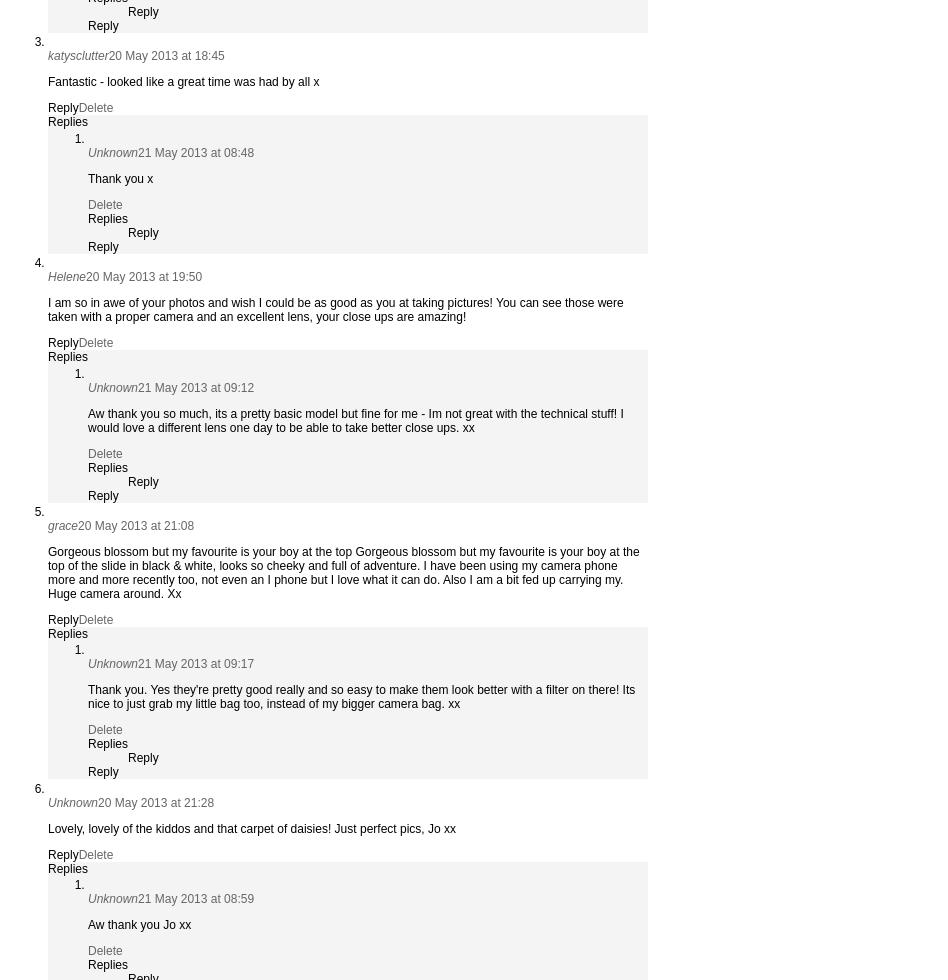 This screenshot has height=980, width=948. What do you see at coordinates (343, 572) in the screenshot?
I see `'Gorgeous blossom but my favourite is your boy at the top Gorgeous blossom but my favourite is your boy at the top of the slide in black & white, looks so cheeky and full of adventure. I have been using my camera phone more and more recently too, not even an I phone but I love what it can do. Also I am a bit fed up carrying my. Huge camera around. Xx'` at bounding box center [343, 572].